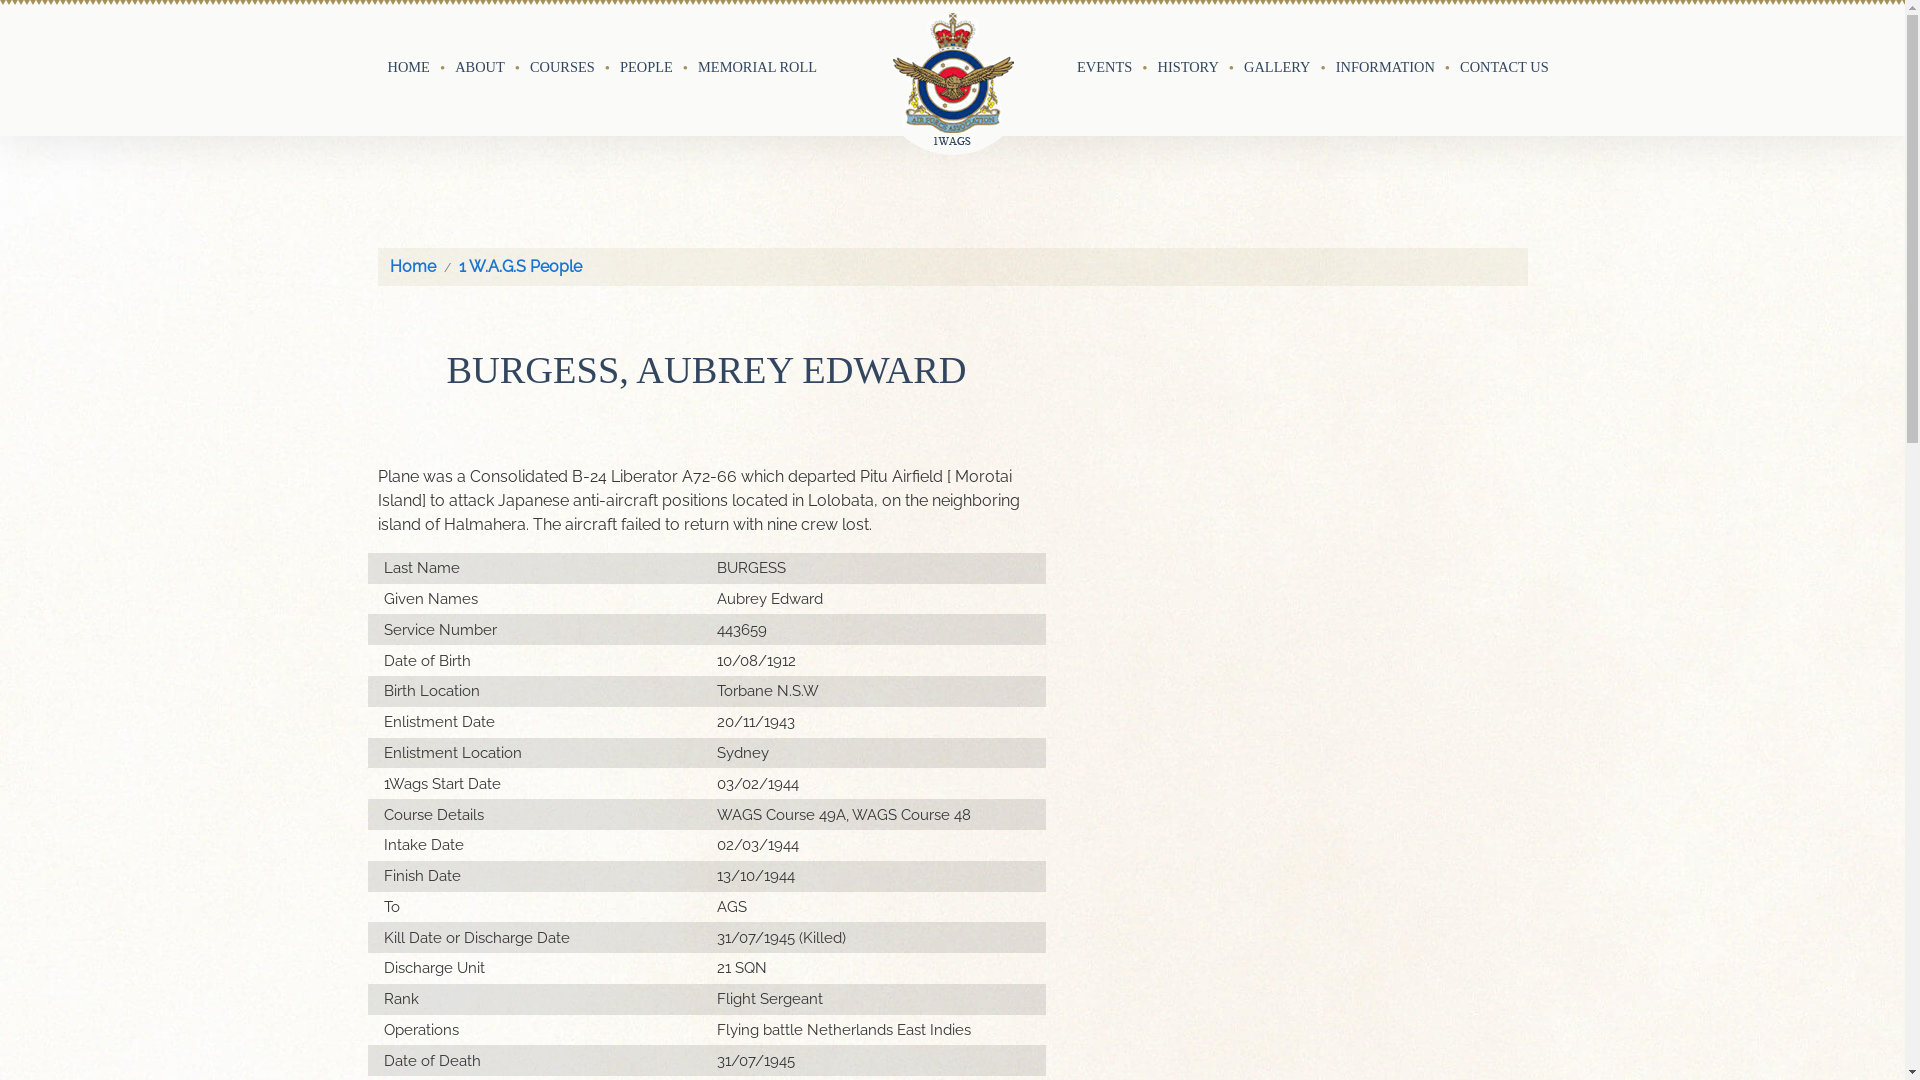  Describe the element at coordinates (952, 79) in the screenshot. I see `'No. 1 Wireless Air Gunners School Ballarat'` at that location.